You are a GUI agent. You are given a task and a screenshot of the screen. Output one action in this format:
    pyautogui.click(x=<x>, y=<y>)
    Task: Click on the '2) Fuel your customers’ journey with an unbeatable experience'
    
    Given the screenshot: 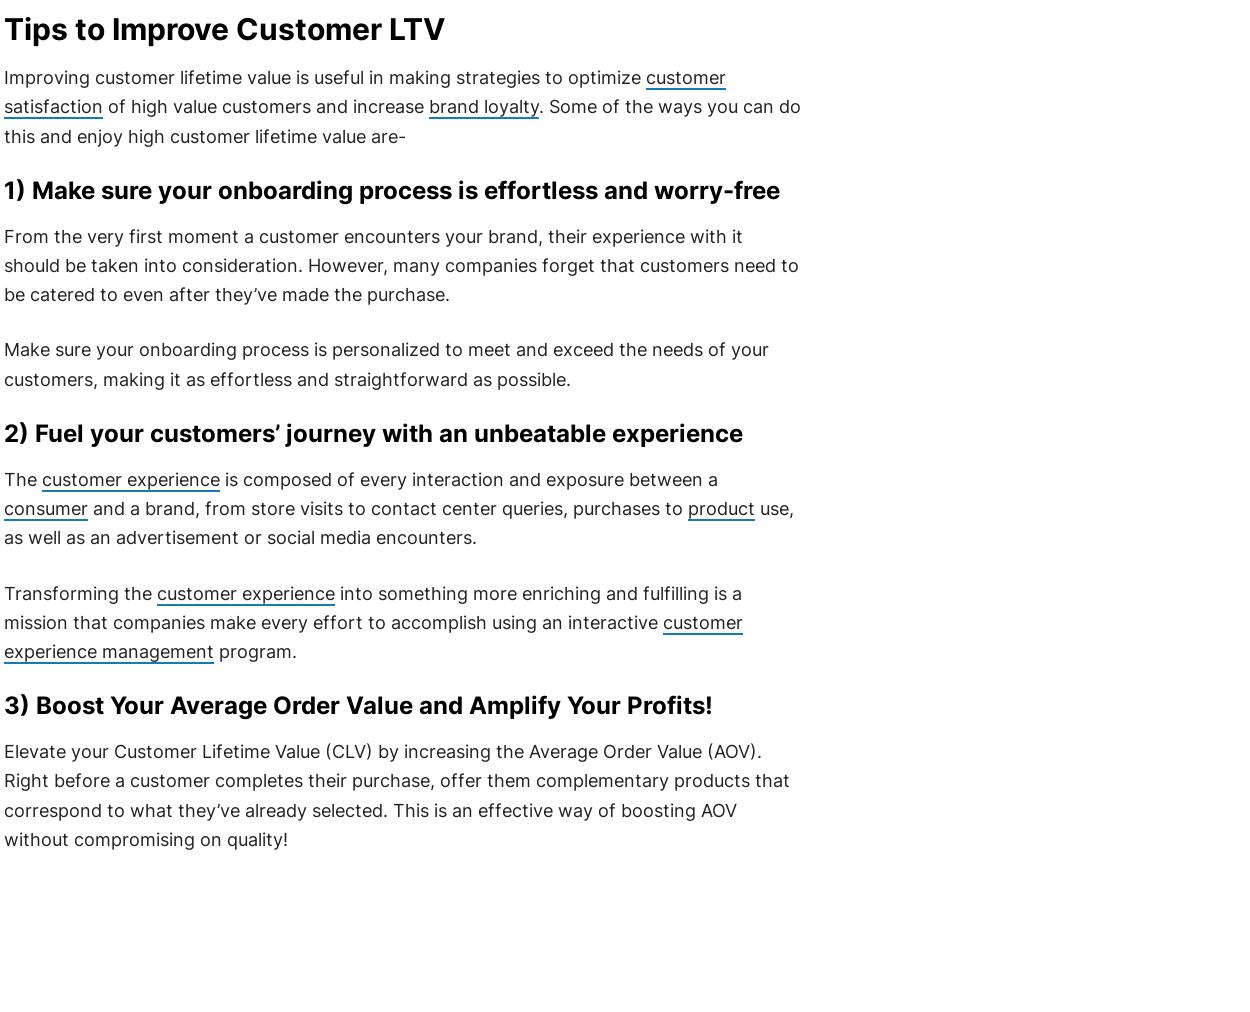 What is the action you would take?
    pyautogui.click(x=371, y=432)
    